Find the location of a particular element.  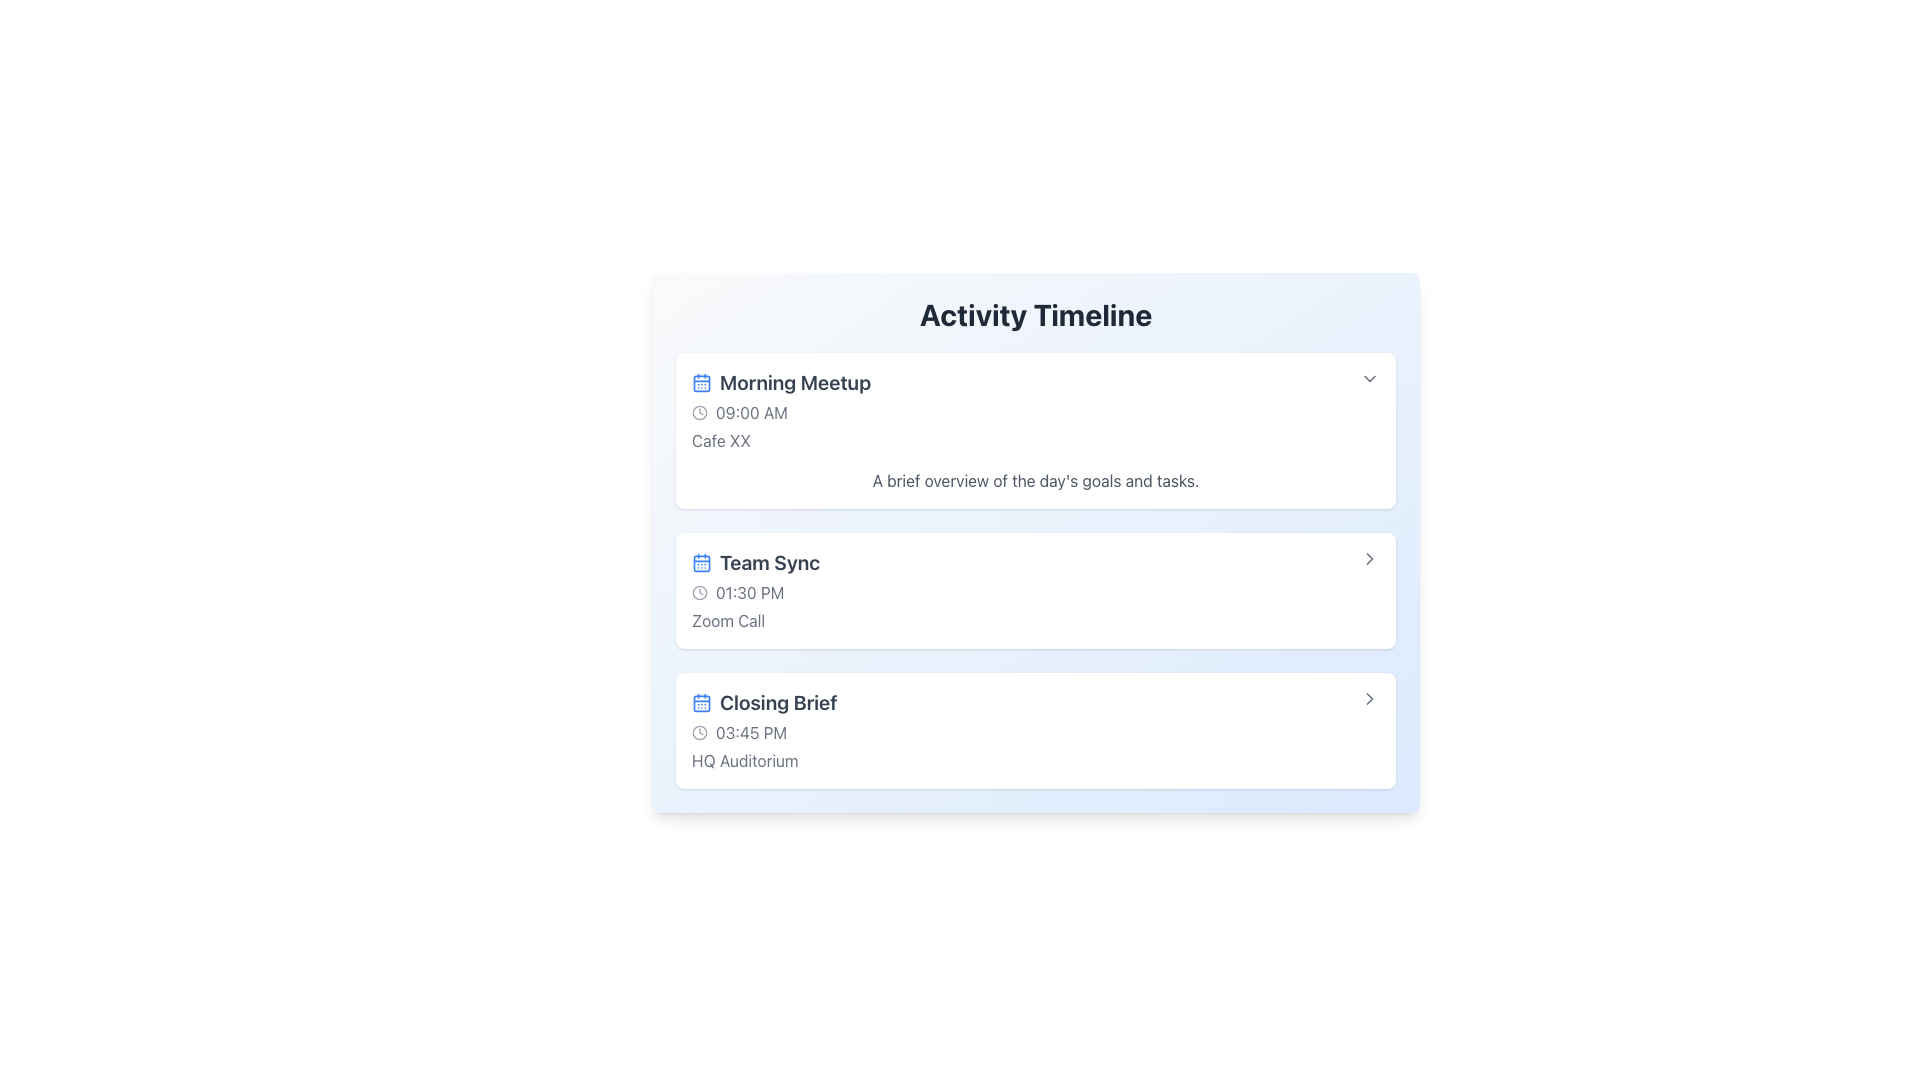

the second Card in the activity timeline that displays information about a specific event, located between 'Morning Meetup' and 'Closing Brief' is located at coordinates (1036, 543).